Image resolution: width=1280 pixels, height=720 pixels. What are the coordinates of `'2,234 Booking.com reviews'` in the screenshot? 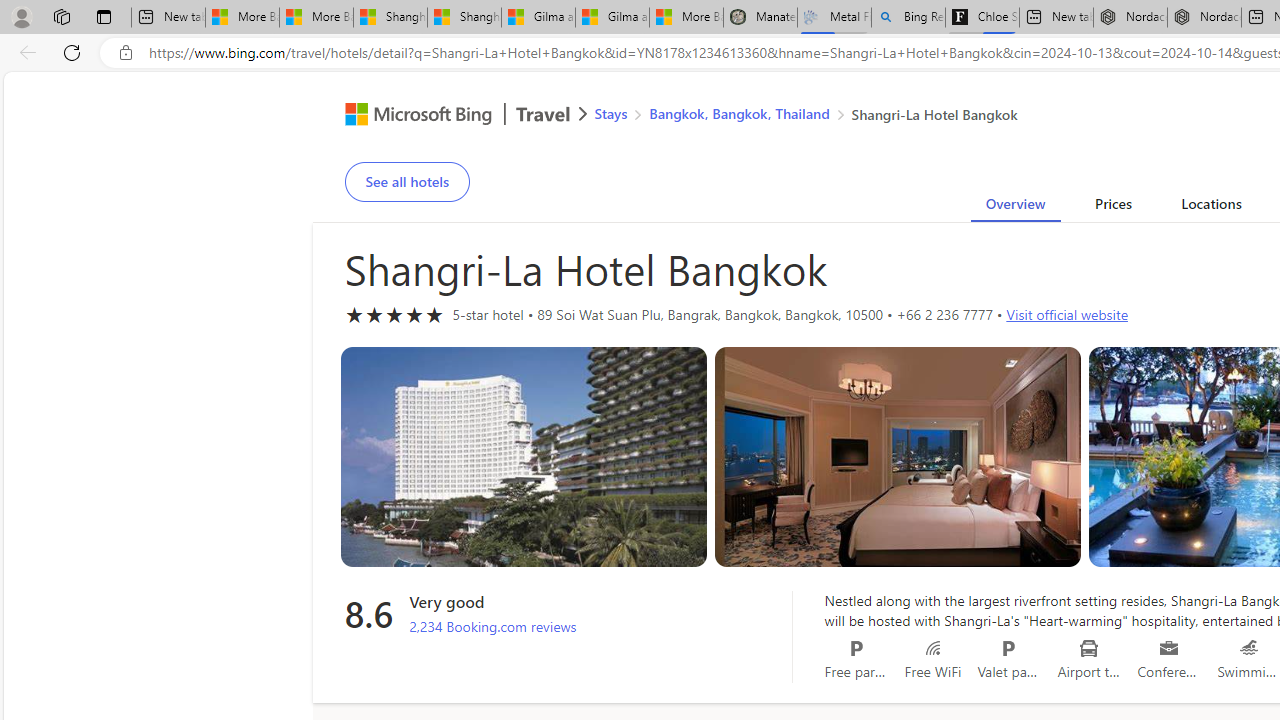 It's located at (493, 626).